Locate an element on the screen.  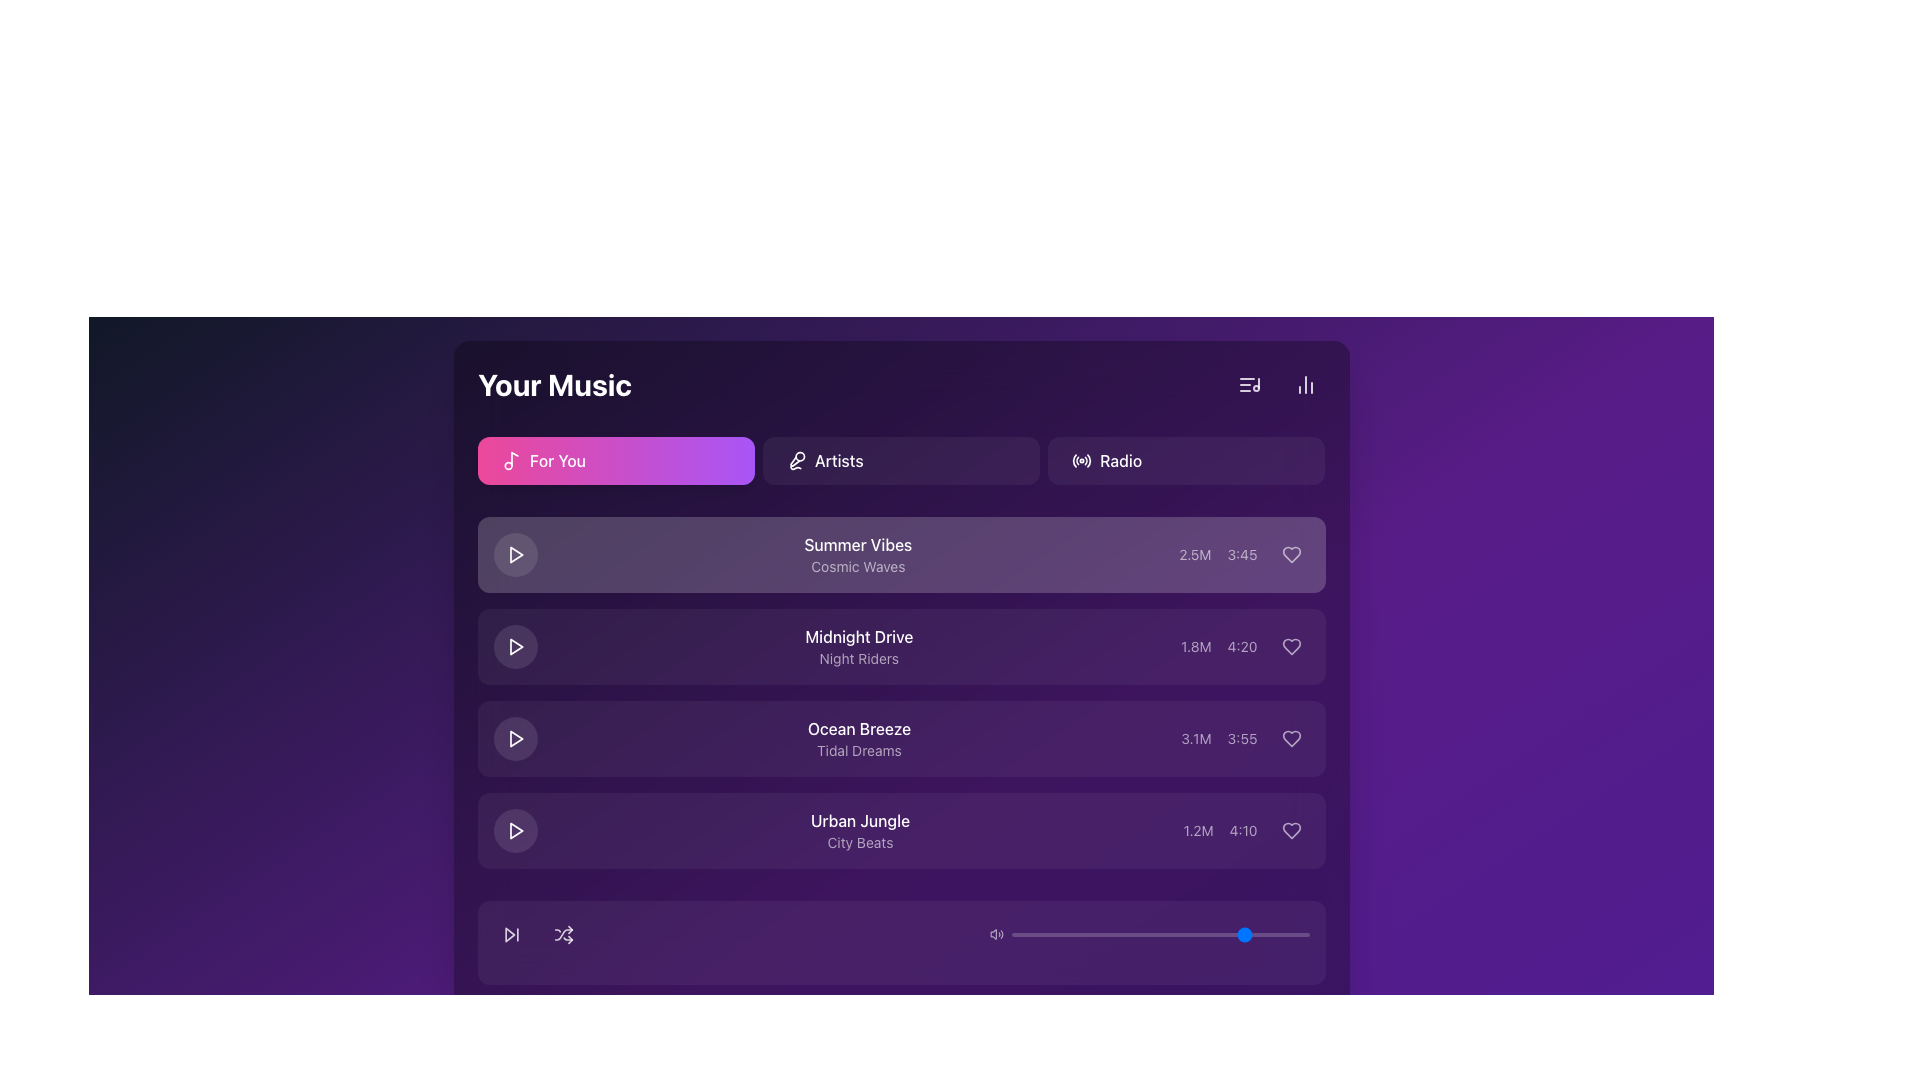
the Text Display in the top-right corner of the first list item titled 'Summer Vibes' is located at coordinates (1243, 555).